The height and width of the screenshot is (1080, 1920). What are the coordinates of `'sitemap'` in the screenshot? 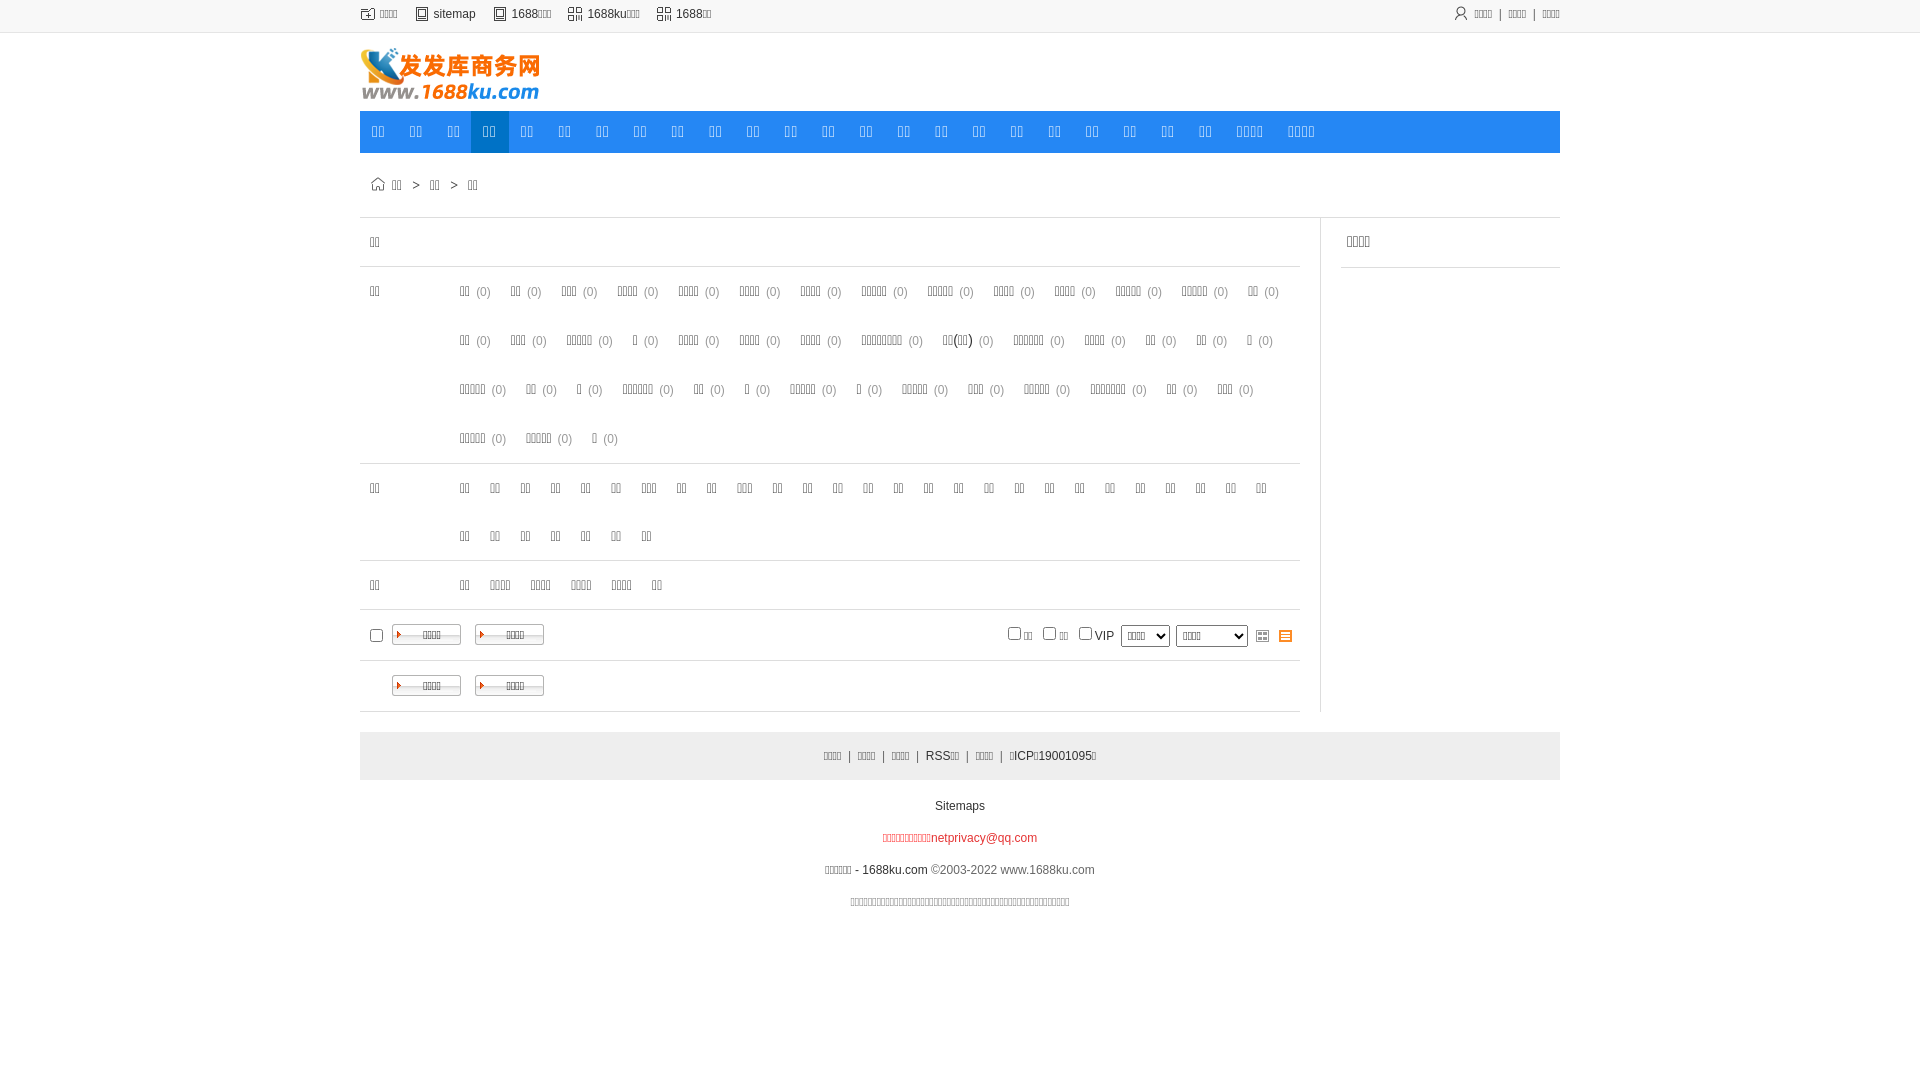 It's located at (454, 14).